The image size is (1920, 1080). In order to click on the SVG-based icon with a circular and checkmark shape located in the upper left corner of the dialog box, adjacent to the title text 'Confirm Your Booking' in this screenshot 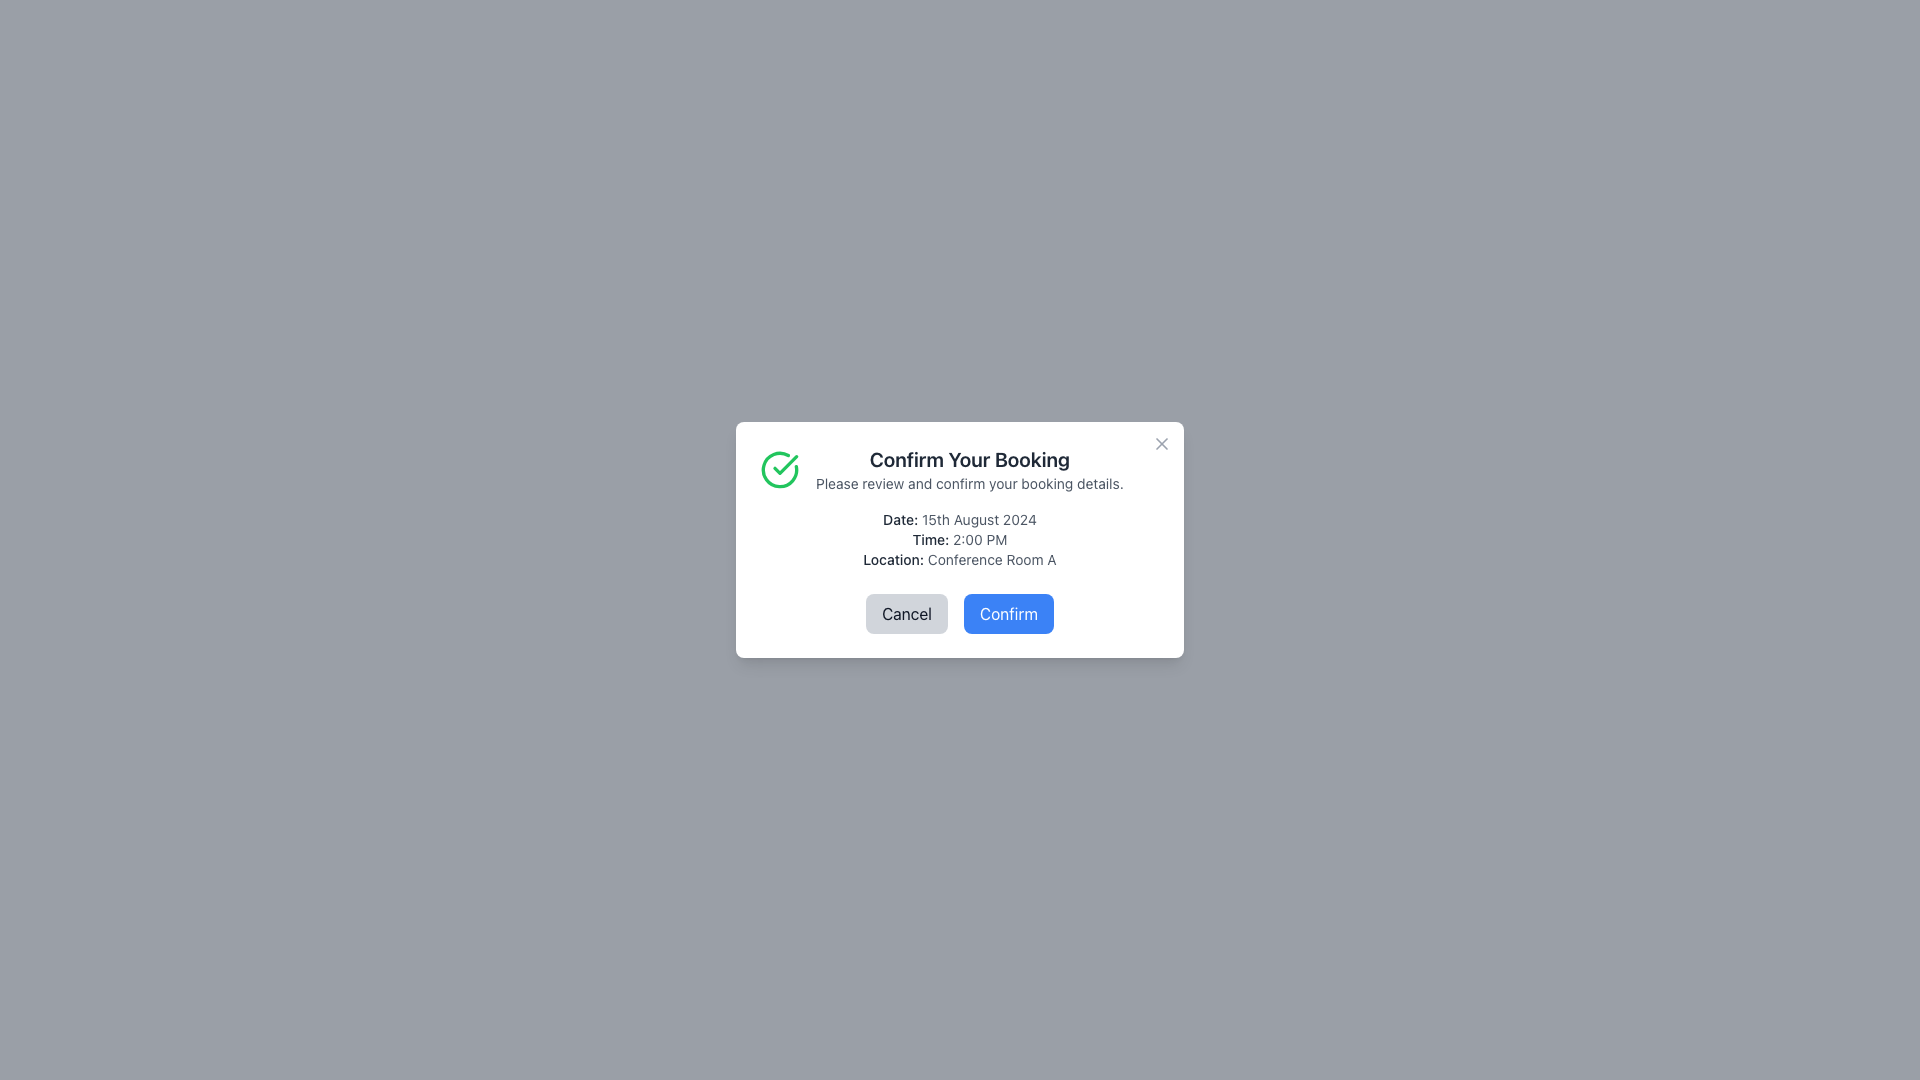, I will do `click(778, 470)`.